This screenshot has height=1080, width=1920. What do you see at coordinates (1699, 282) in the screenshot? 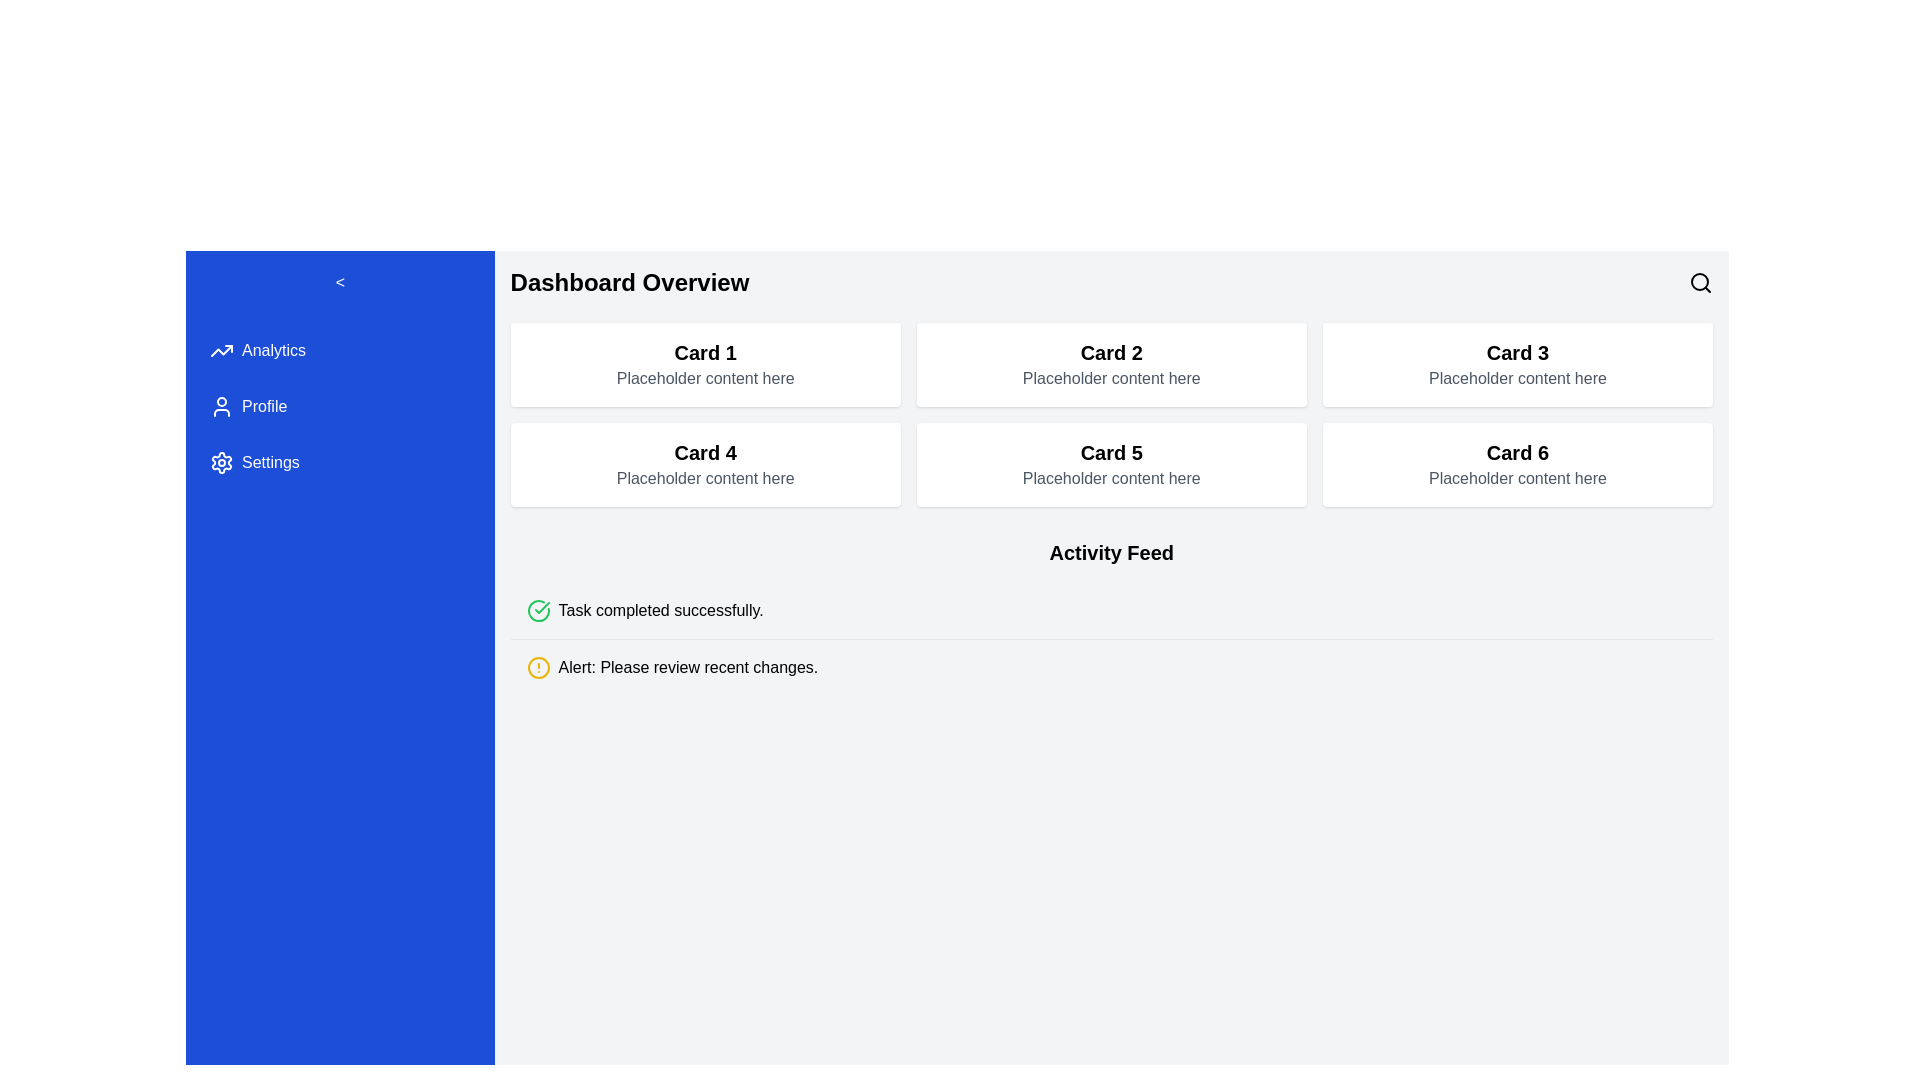
I see `the search icon button` at bounding box center [1699, 282].